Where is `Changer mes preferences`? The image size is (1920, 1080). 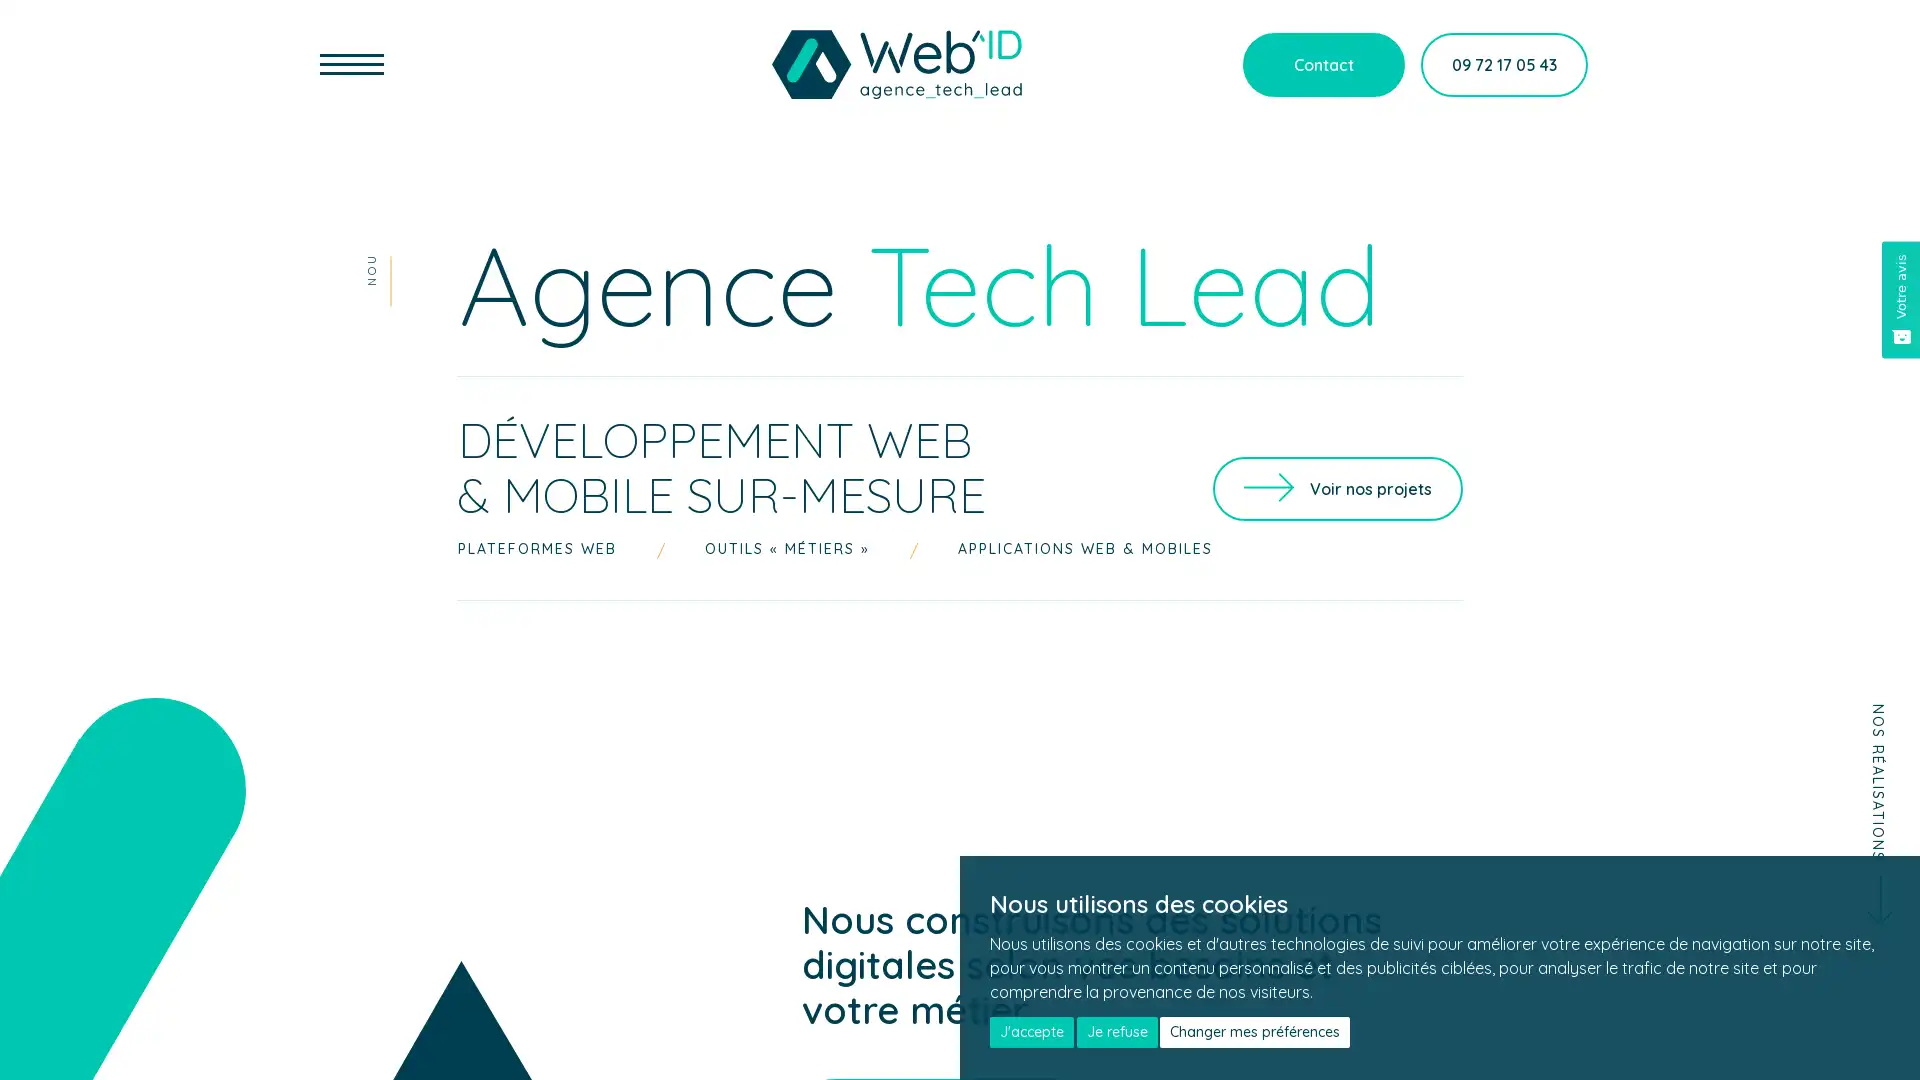 Changer mes preferences is located at coordinates (1253, 1031).